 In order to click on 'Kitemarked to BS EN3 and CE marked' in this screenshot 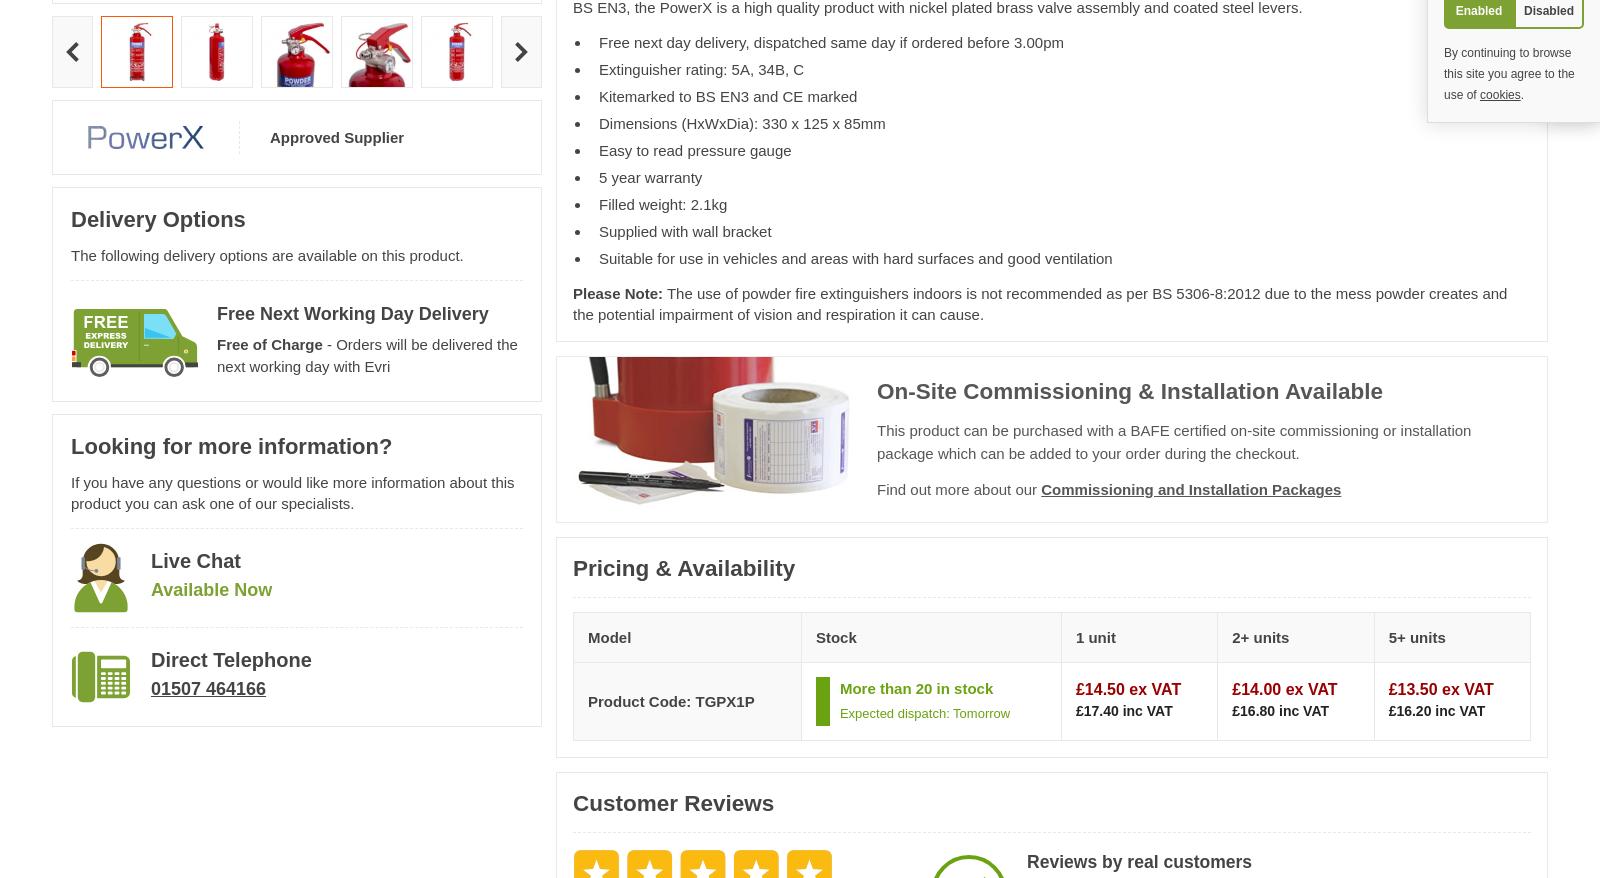, I will do `click(728, 95)`.